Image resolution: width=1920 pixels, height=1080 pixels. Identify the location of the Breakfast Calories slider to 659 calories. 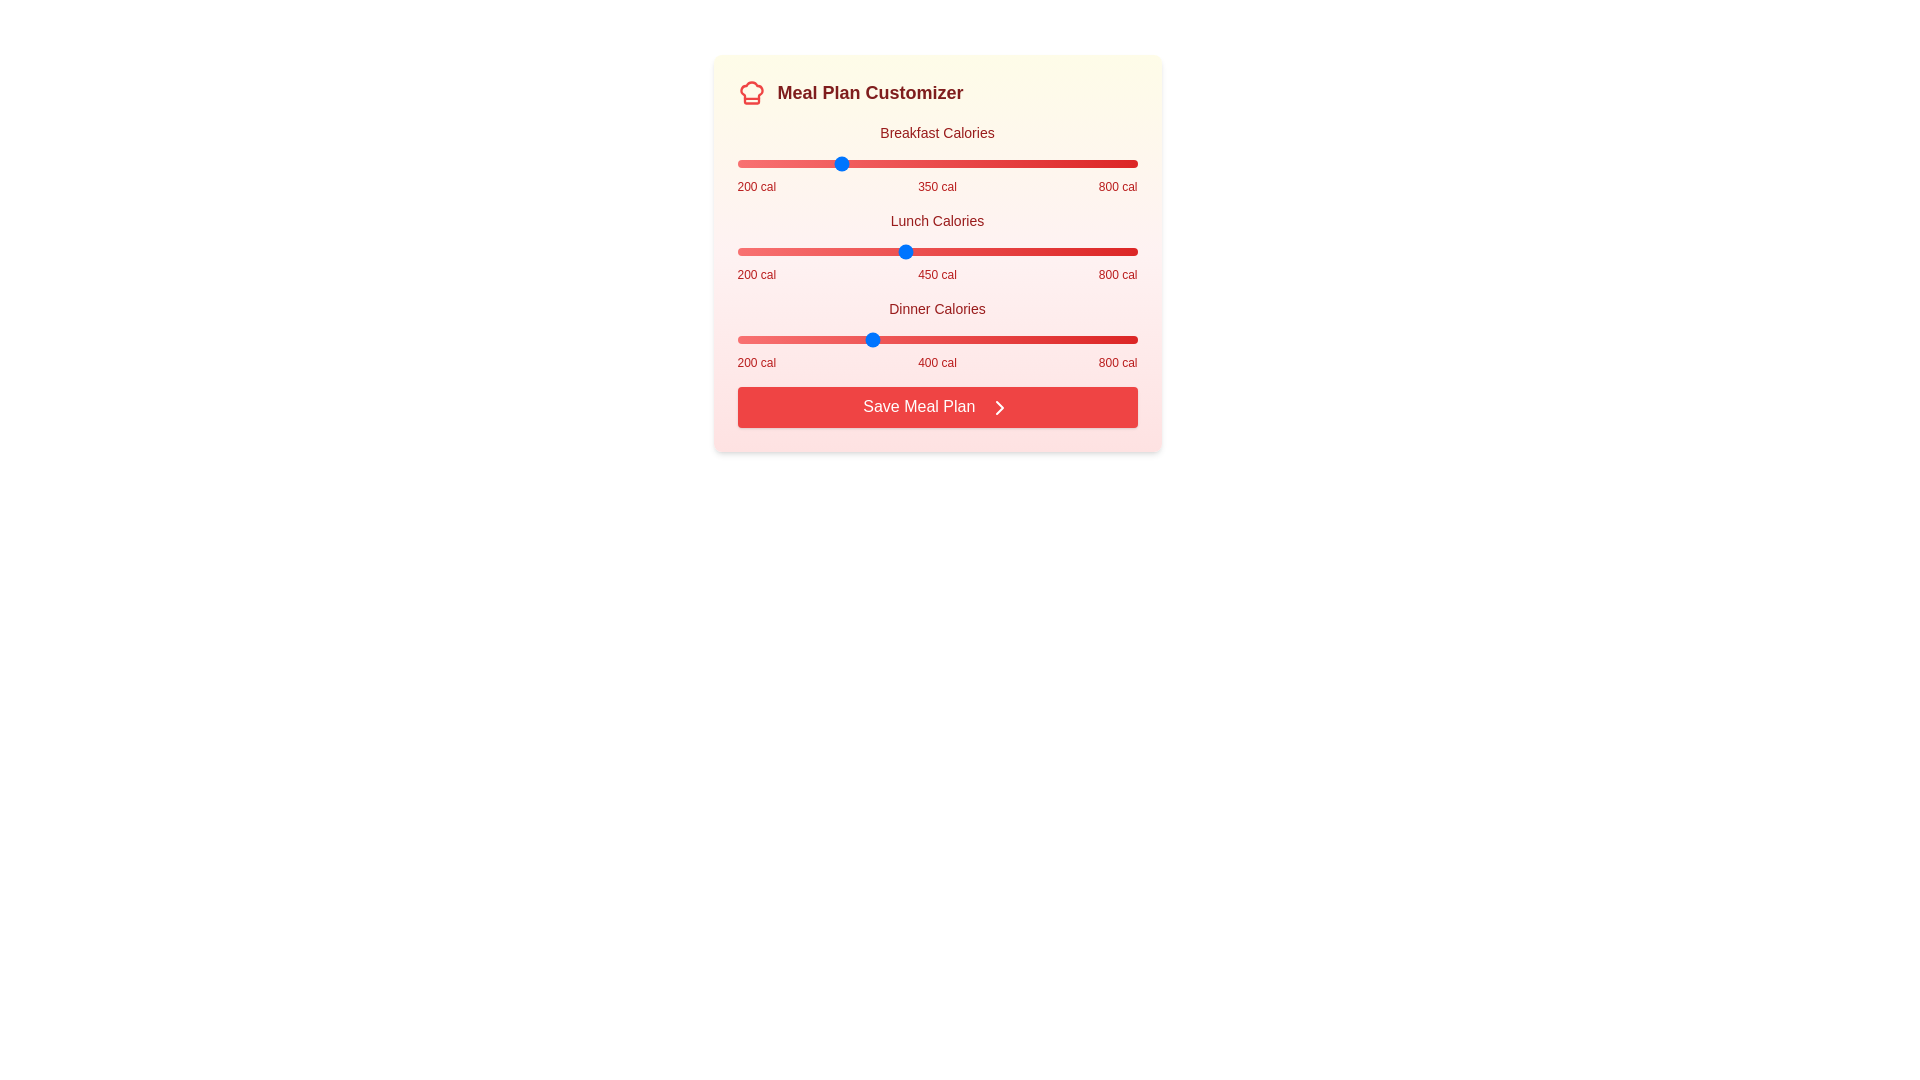
(1042, 163).